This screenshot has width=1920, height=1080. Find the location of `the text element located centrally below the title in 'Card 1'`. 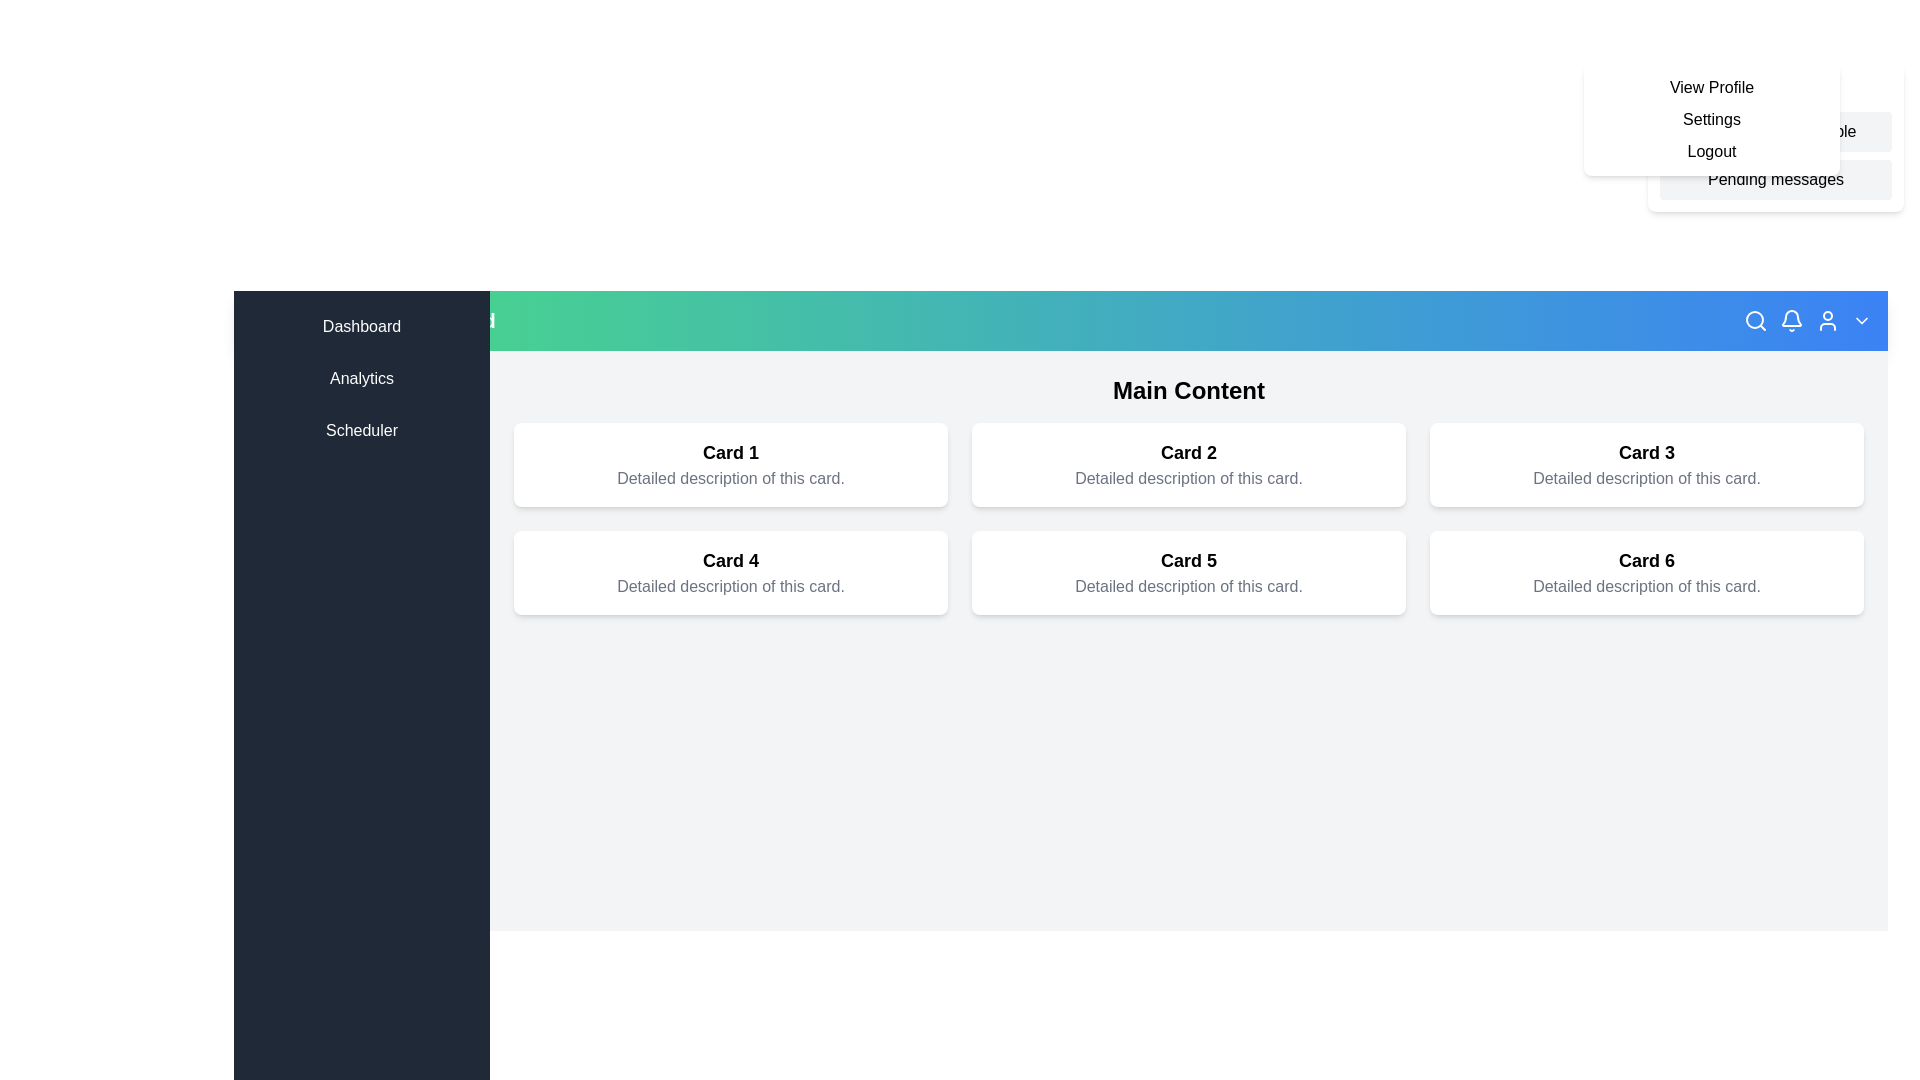

the text element located centrally below the title in 'Card 1' is located at coordinates (729, 478).